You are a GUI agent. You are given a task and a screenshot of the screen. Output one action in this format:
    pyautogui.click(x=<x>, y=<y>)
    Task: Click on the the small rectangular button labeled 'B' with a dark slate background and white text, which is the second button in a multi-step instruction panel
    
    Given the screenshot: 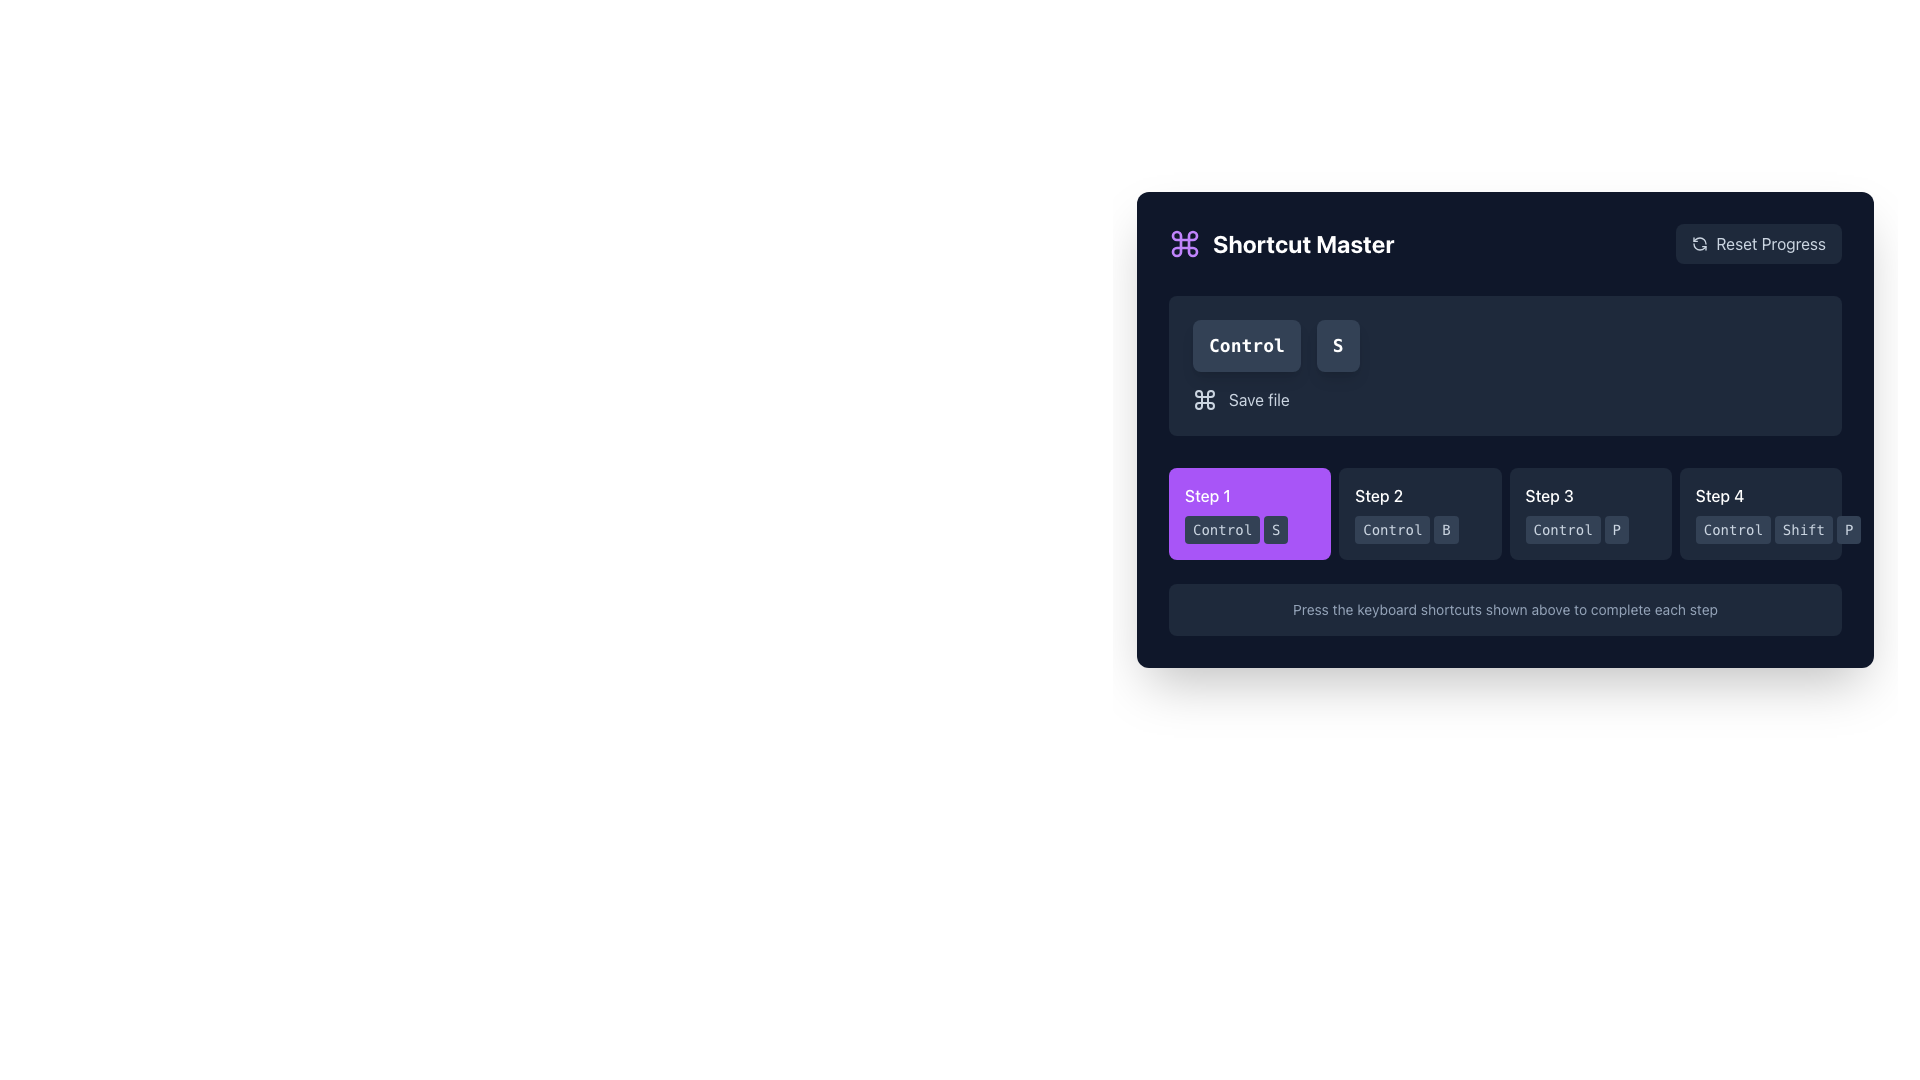 What is the action you would take?
    pyautogui.click(x=1446, y=528)
    